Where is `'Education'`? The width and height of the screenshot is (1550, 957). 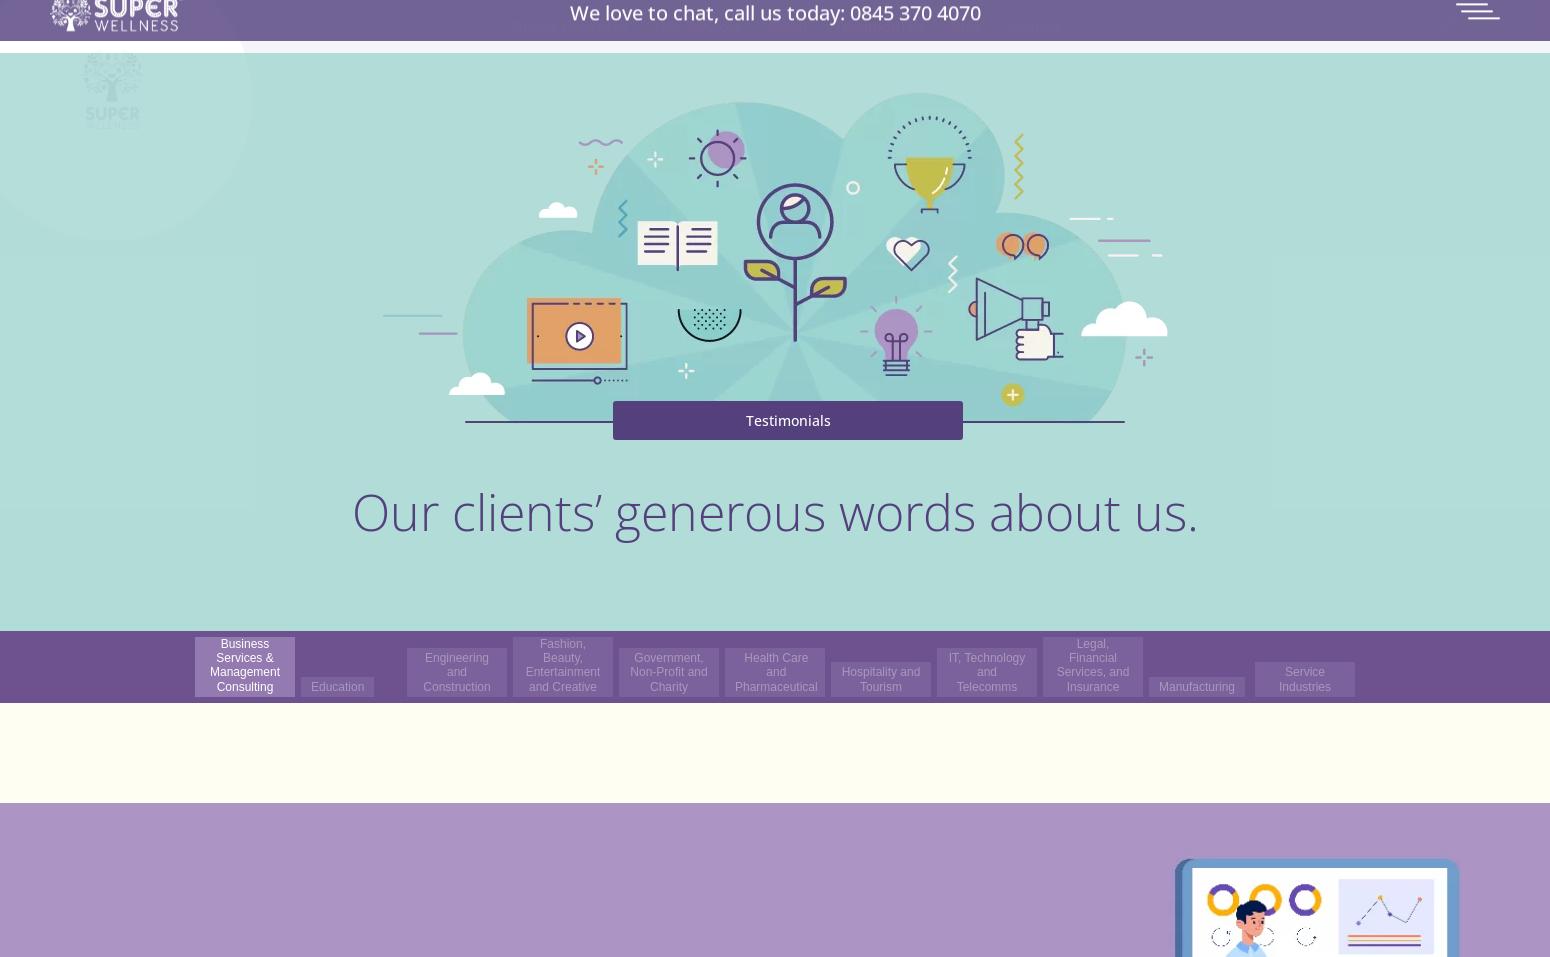 'Education' is located at coordinates (336, 685).